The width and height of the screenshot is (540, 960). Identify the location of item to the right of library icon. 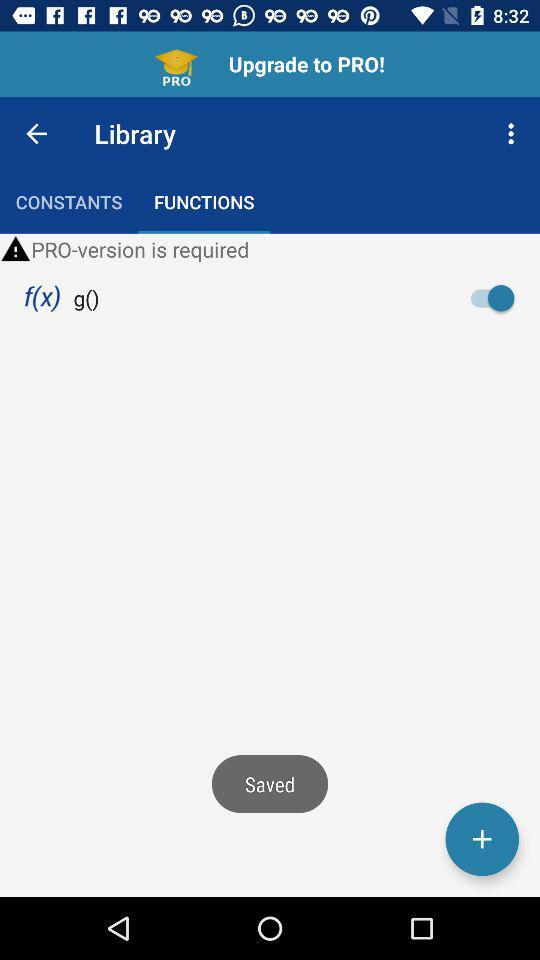
(513, 132).